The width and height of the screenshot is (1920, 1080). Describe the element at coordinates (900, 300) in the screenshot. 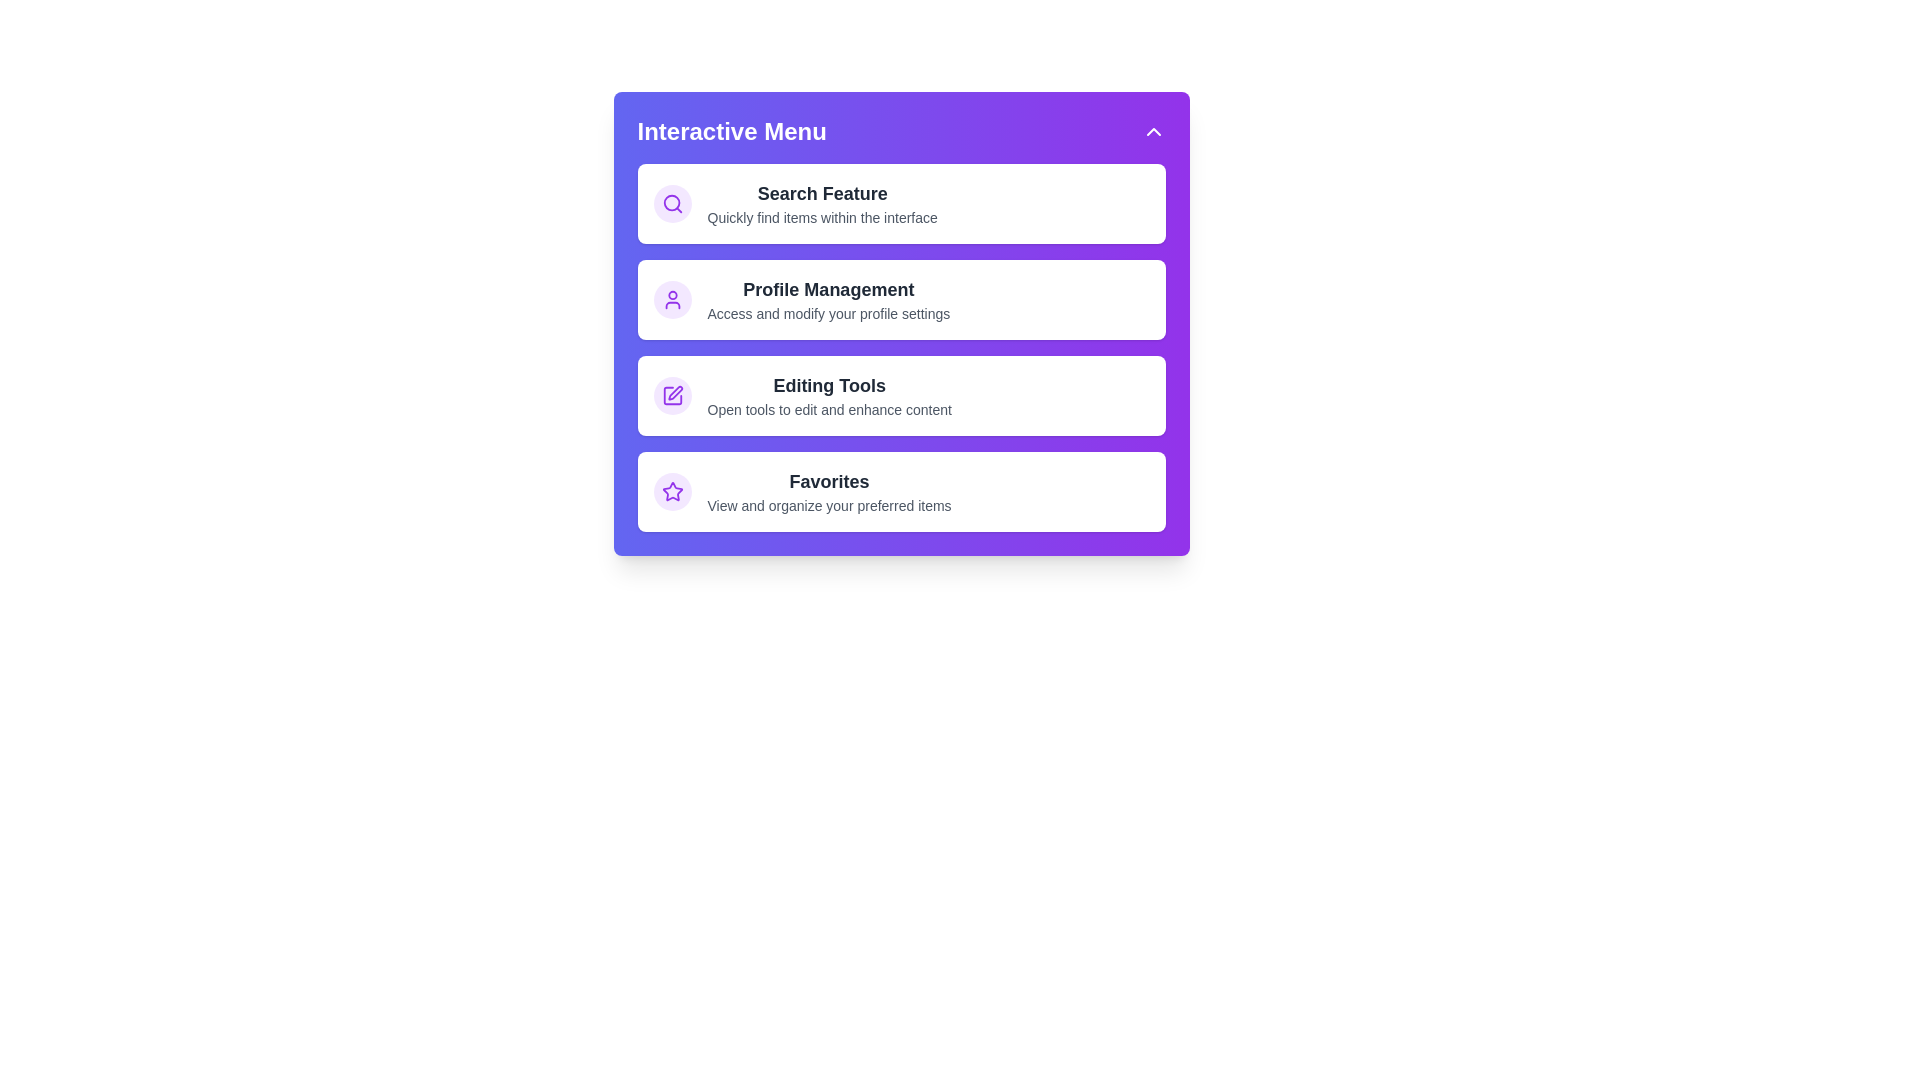

I see `the menu item Profile Management by clicking on it` at that location.